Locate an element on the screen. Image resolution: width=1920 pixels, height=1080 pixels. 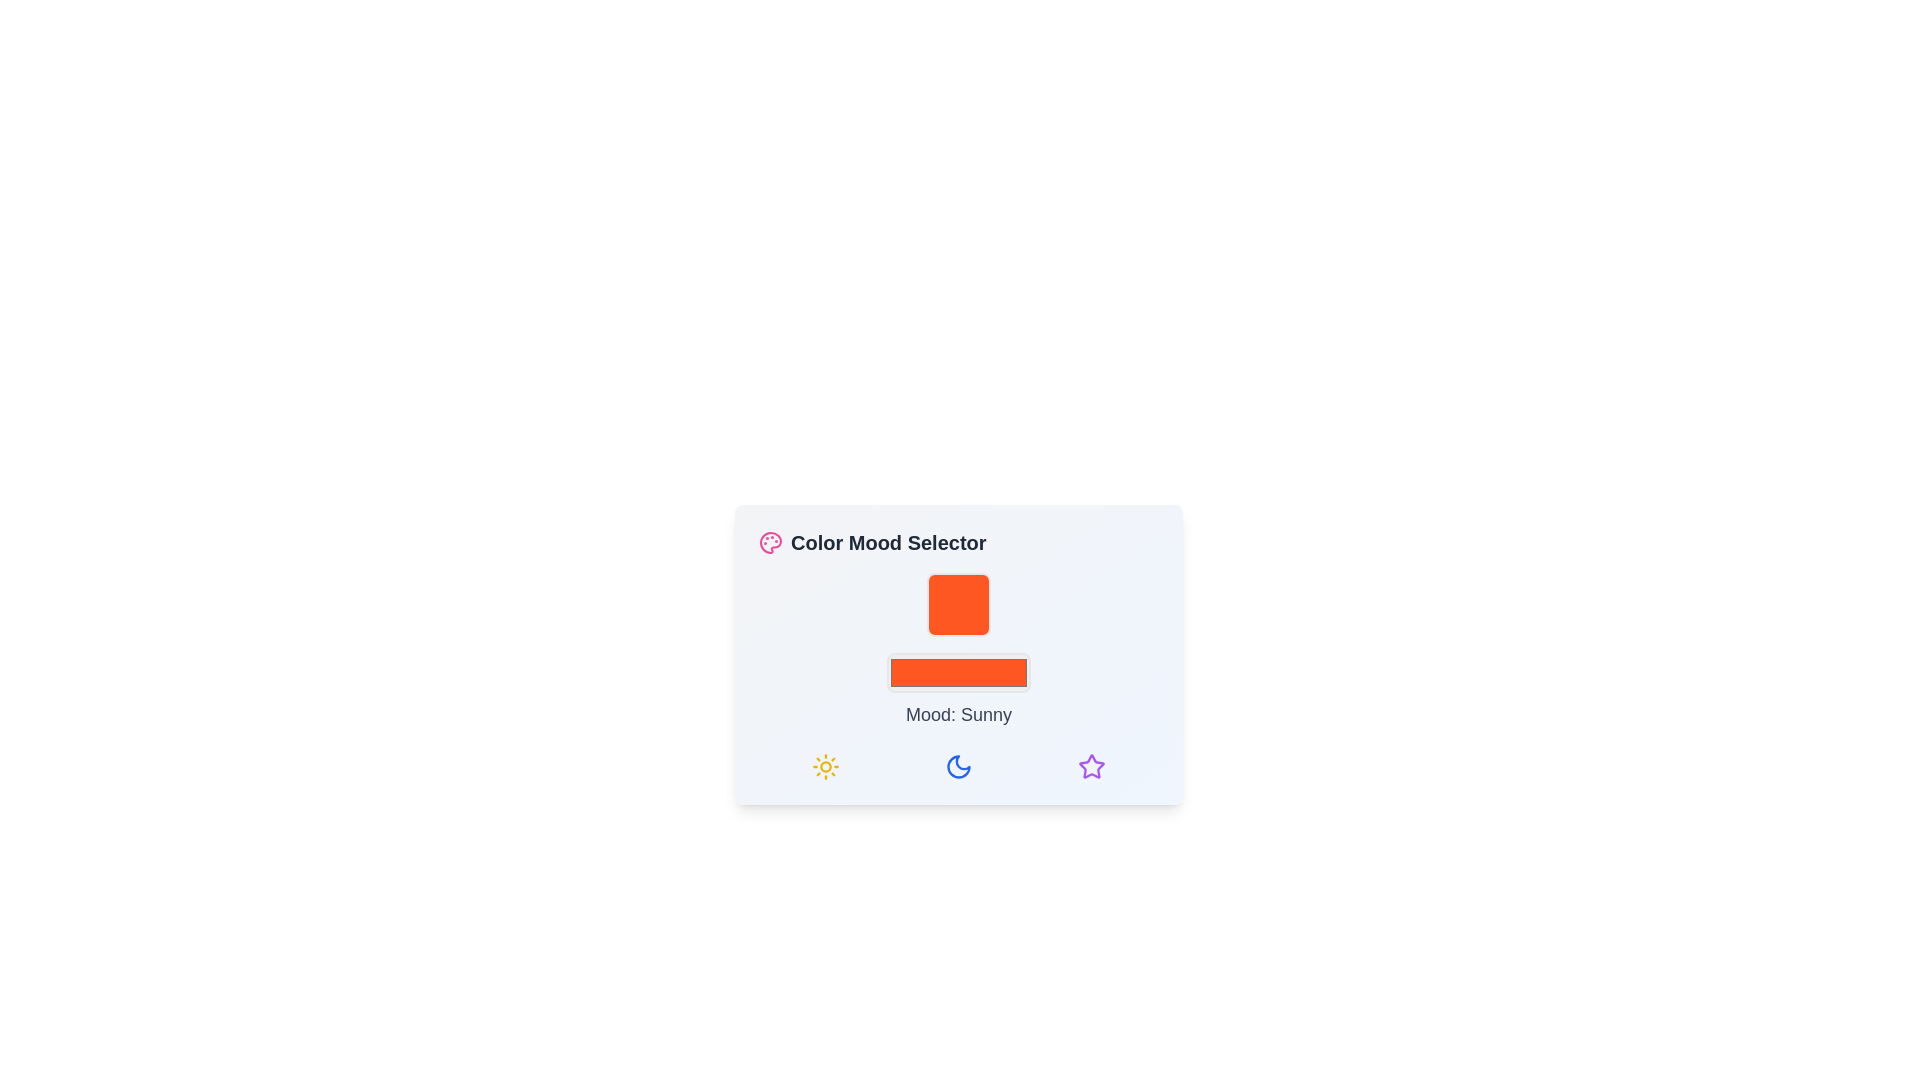
the mood indicator element with a vivid orange background, which is a square with rounded corners, located above the sibling elements in the mood selector component labeled 'Mood: Sunny' is located at coordinates (958, 604).